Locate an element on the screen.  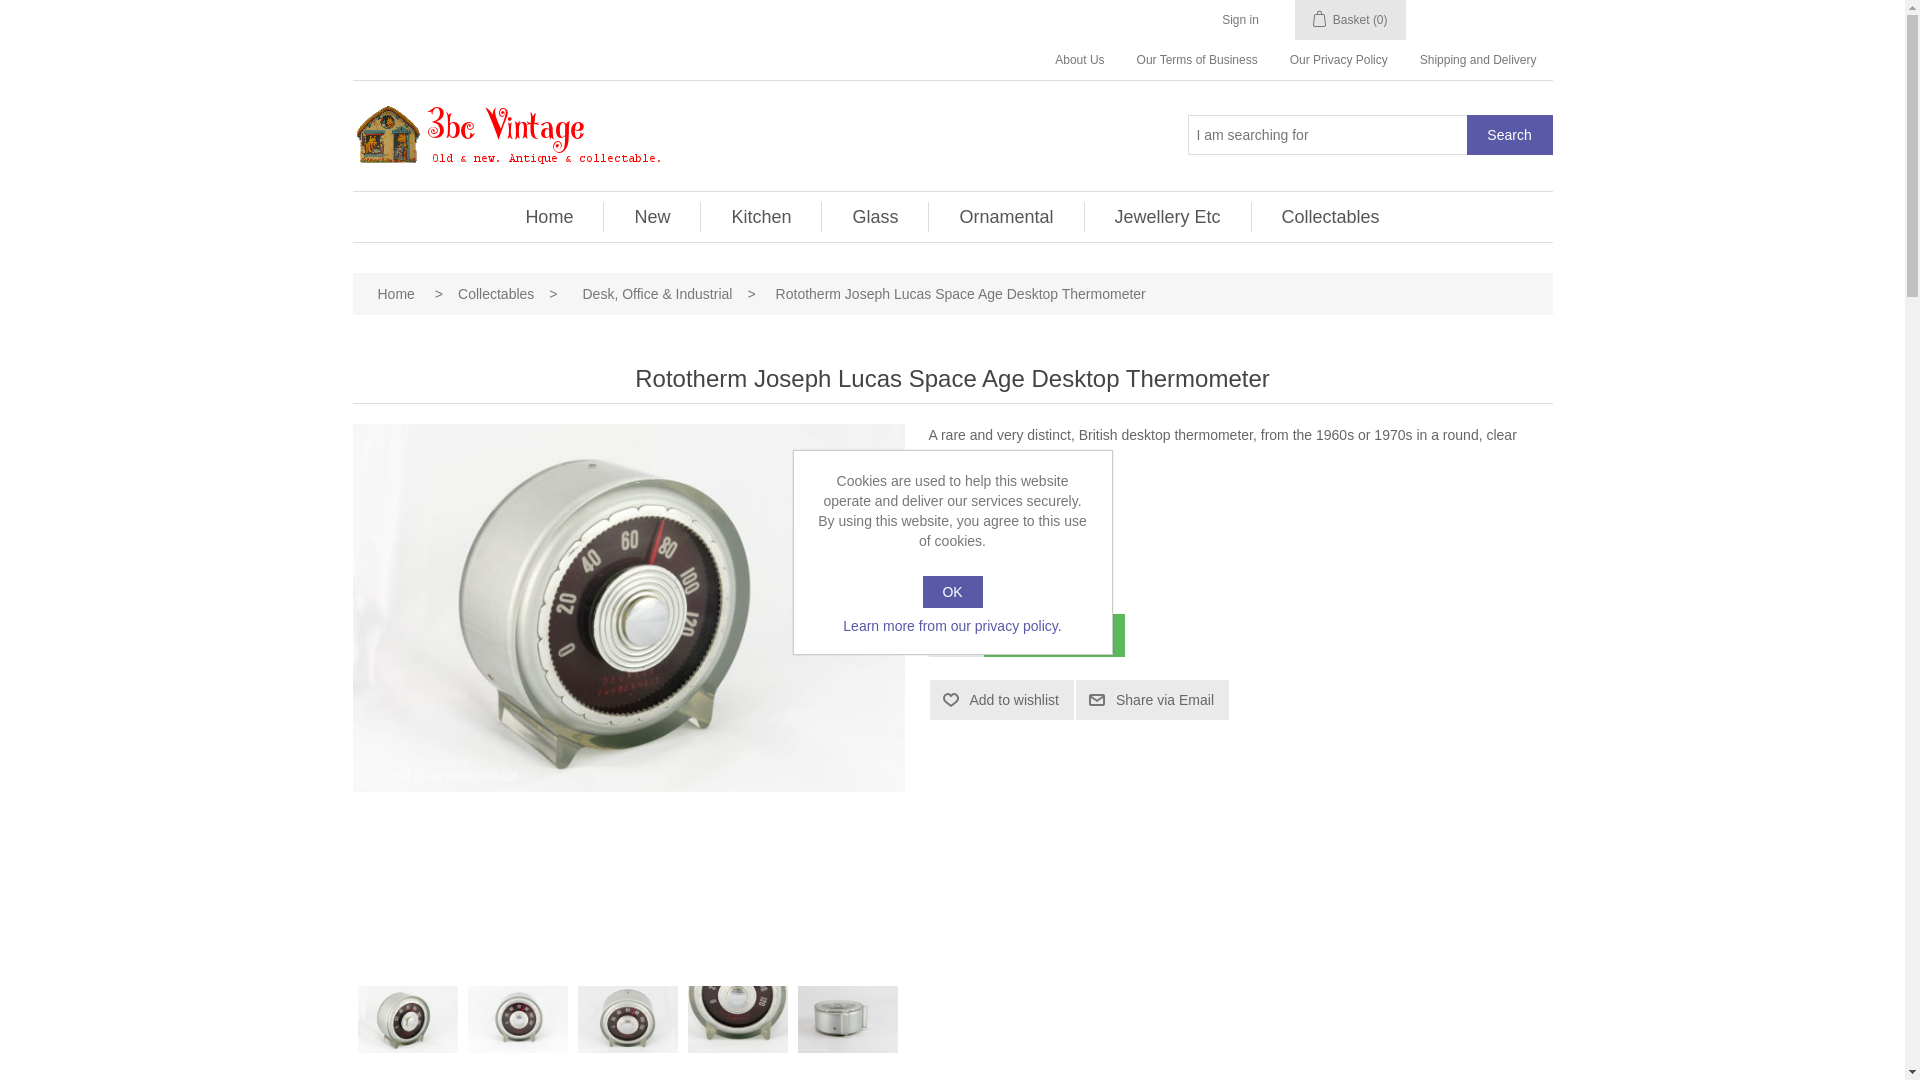
'Home' is located at coordinates (395, 293).